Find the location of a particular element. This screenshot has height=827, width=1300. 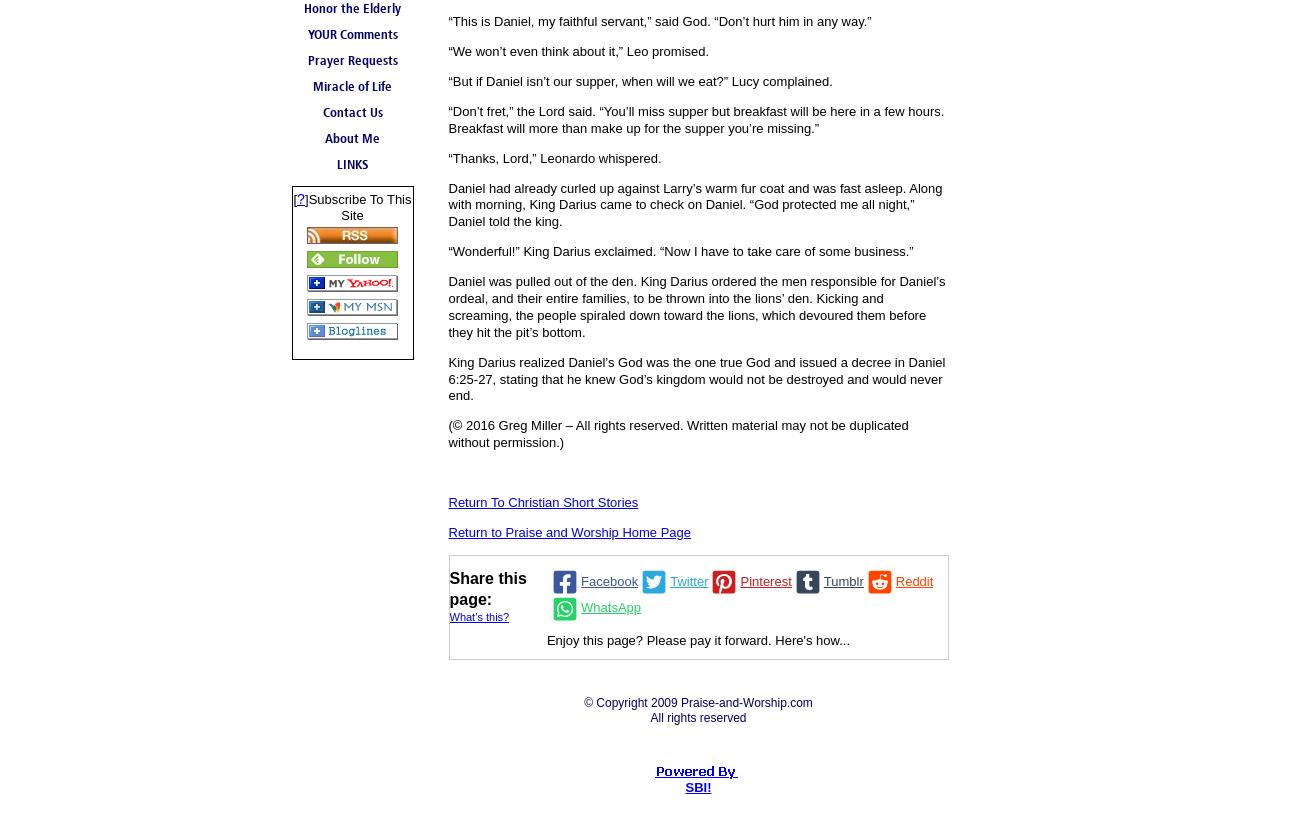

'Enjoy this page? Please pay it forward. Here's how...' is located at coordinates (696, 640).